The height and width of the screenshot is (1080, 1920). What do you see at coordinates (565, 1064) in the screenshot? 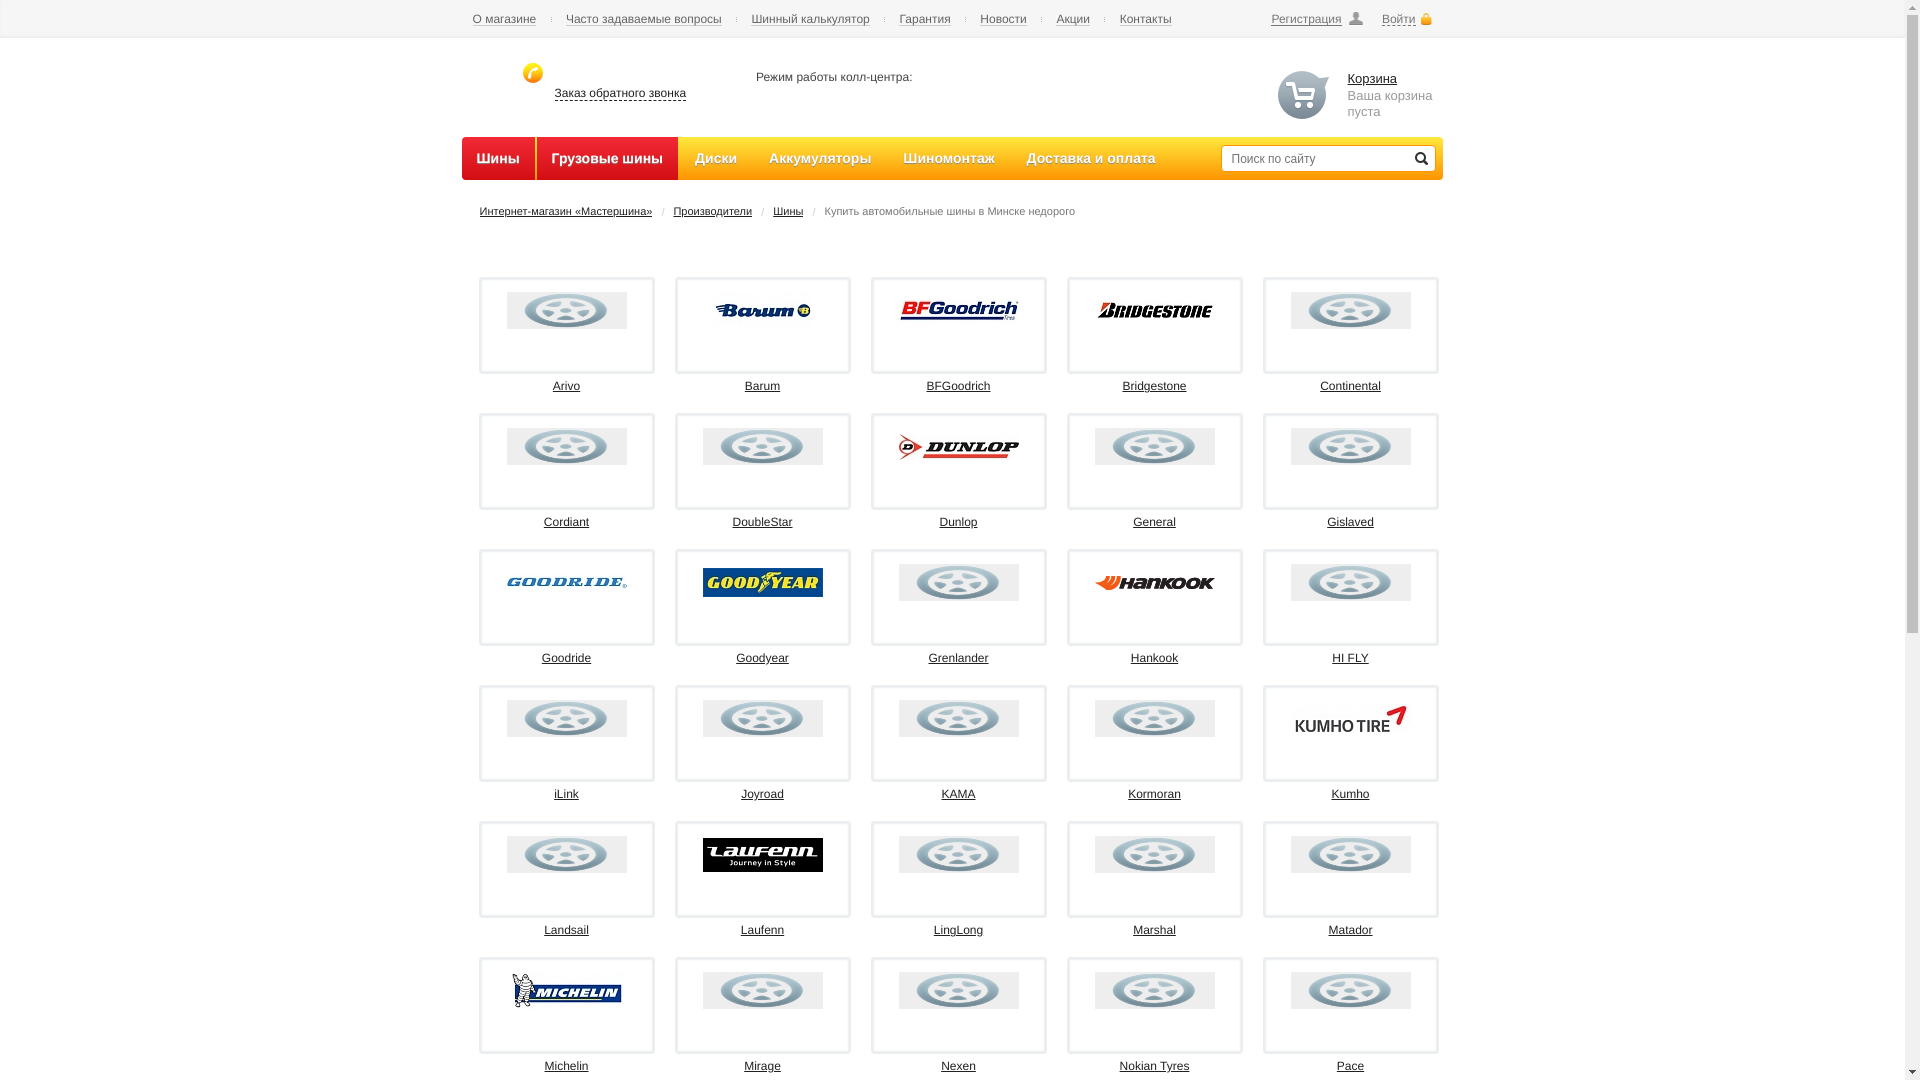
I see `'Michelin'` at bounding box center [565, 1064].